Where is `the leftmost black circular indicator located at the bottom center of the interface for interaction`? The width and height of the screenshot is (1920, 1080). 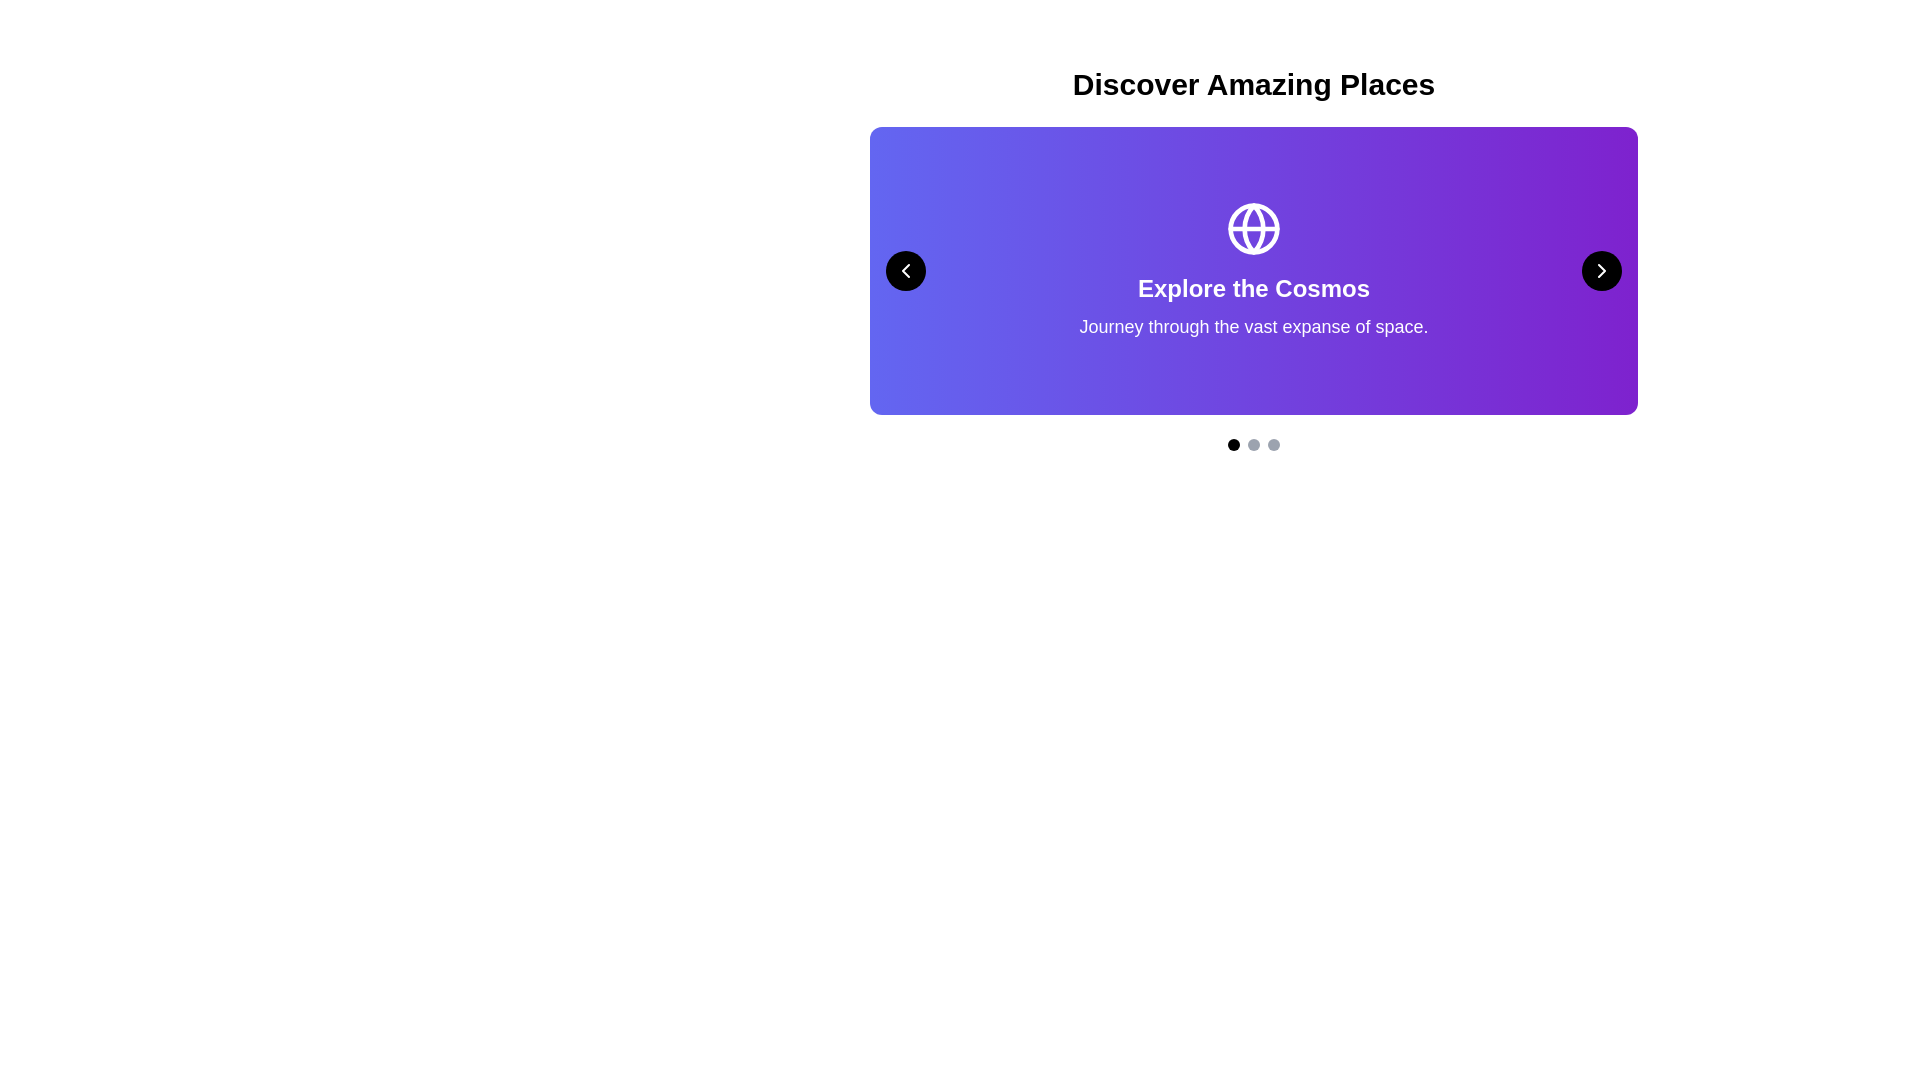 the leftmost black circular indicator located at the bottom center of the interface for interaction is located at coordinates (1232, 443).